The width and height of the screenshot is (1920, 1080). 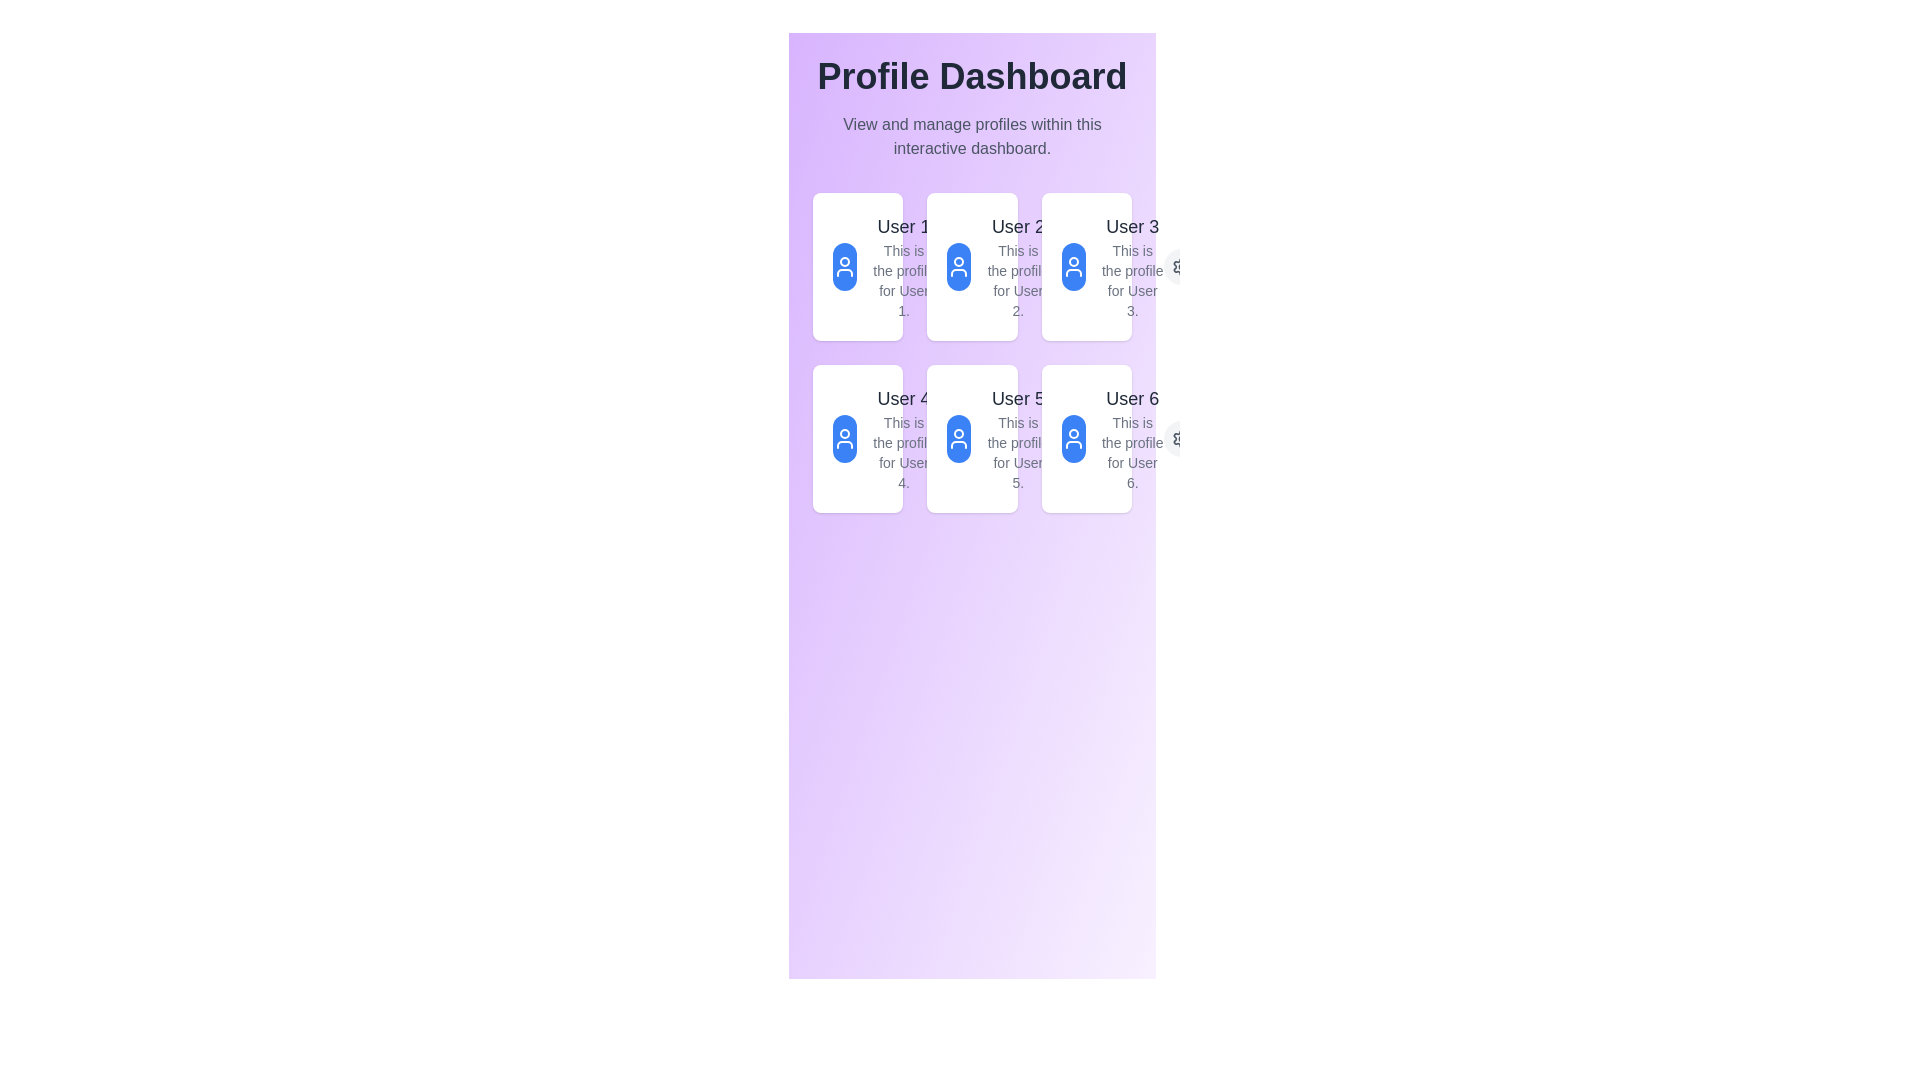 What do you see at coordinates (882, 265) in the screenshot?
I see `the profile card displaying the user's name and brief description, located at the top-left corner of the grid layout of user profile cards` at bounding box center [882, 265].